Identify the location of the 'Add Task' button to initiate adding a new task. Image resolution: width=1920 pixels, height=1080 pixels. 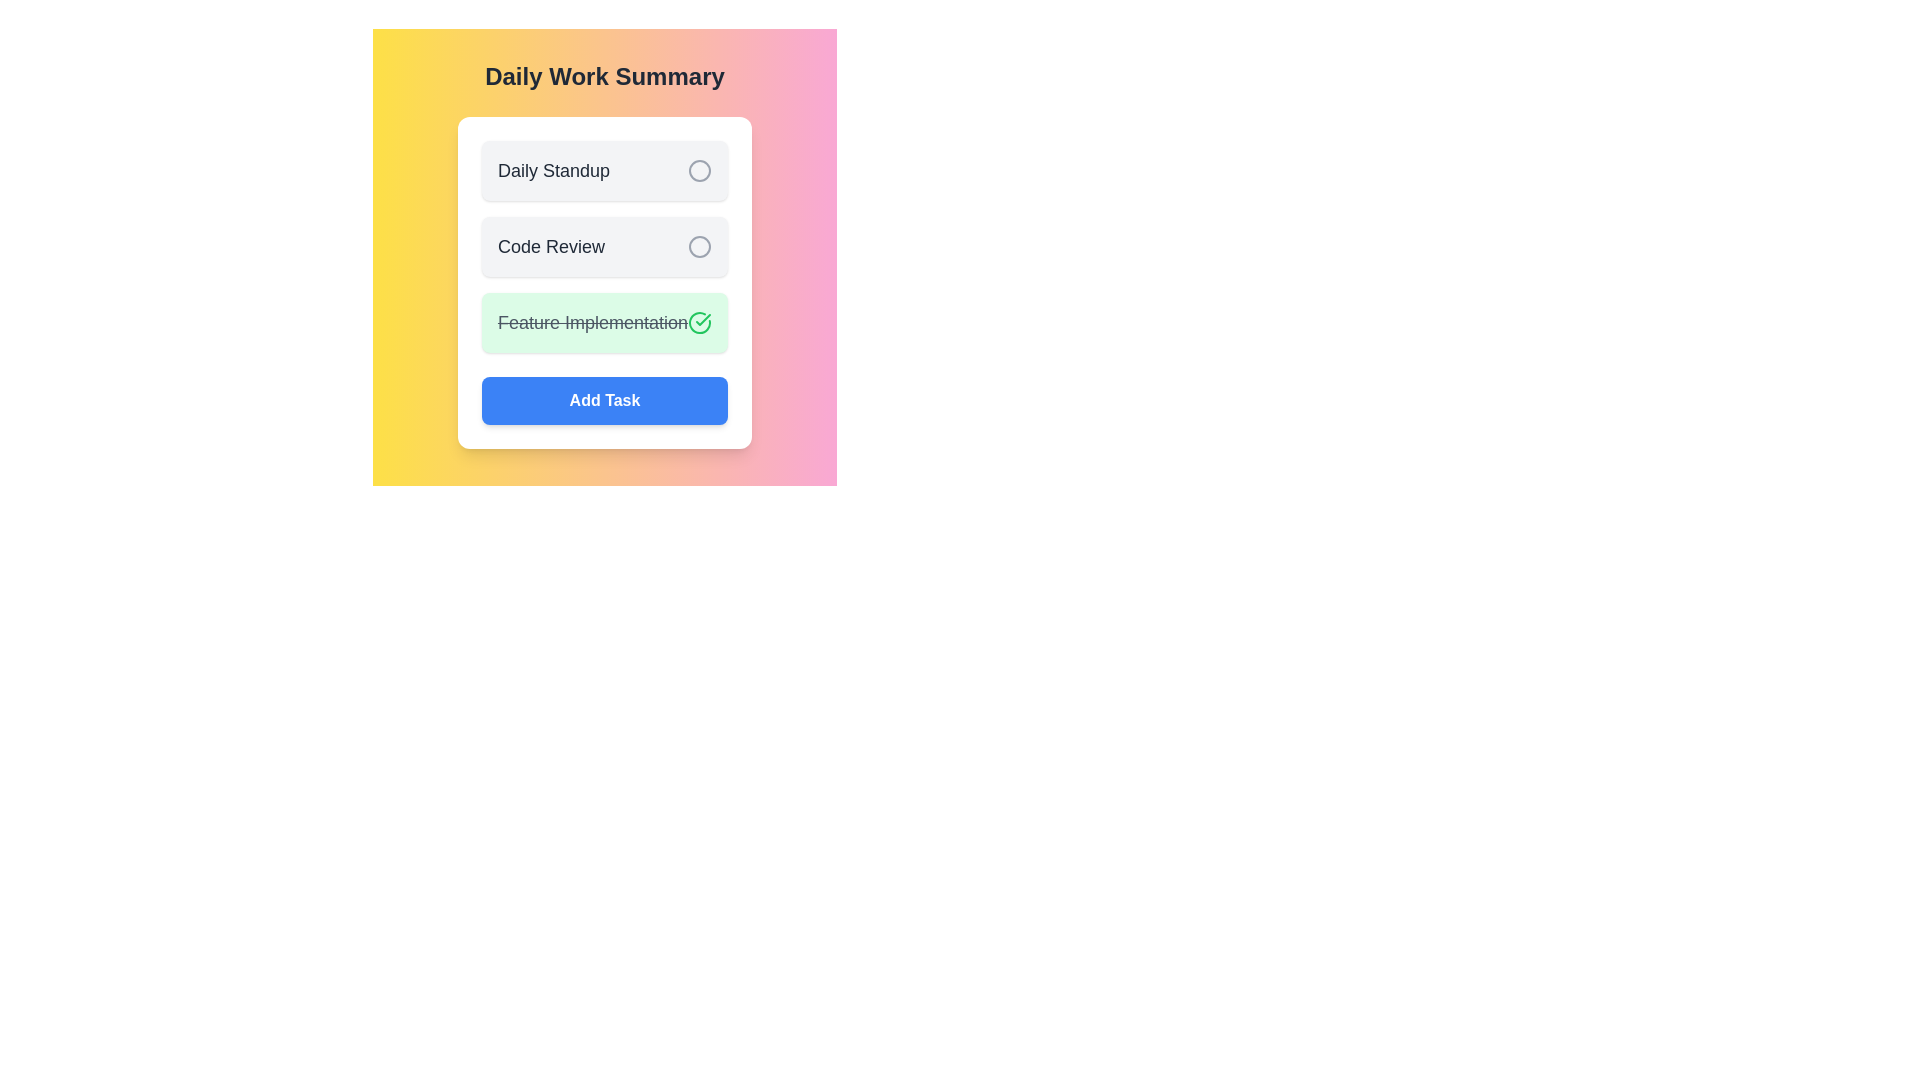
(603, 401).